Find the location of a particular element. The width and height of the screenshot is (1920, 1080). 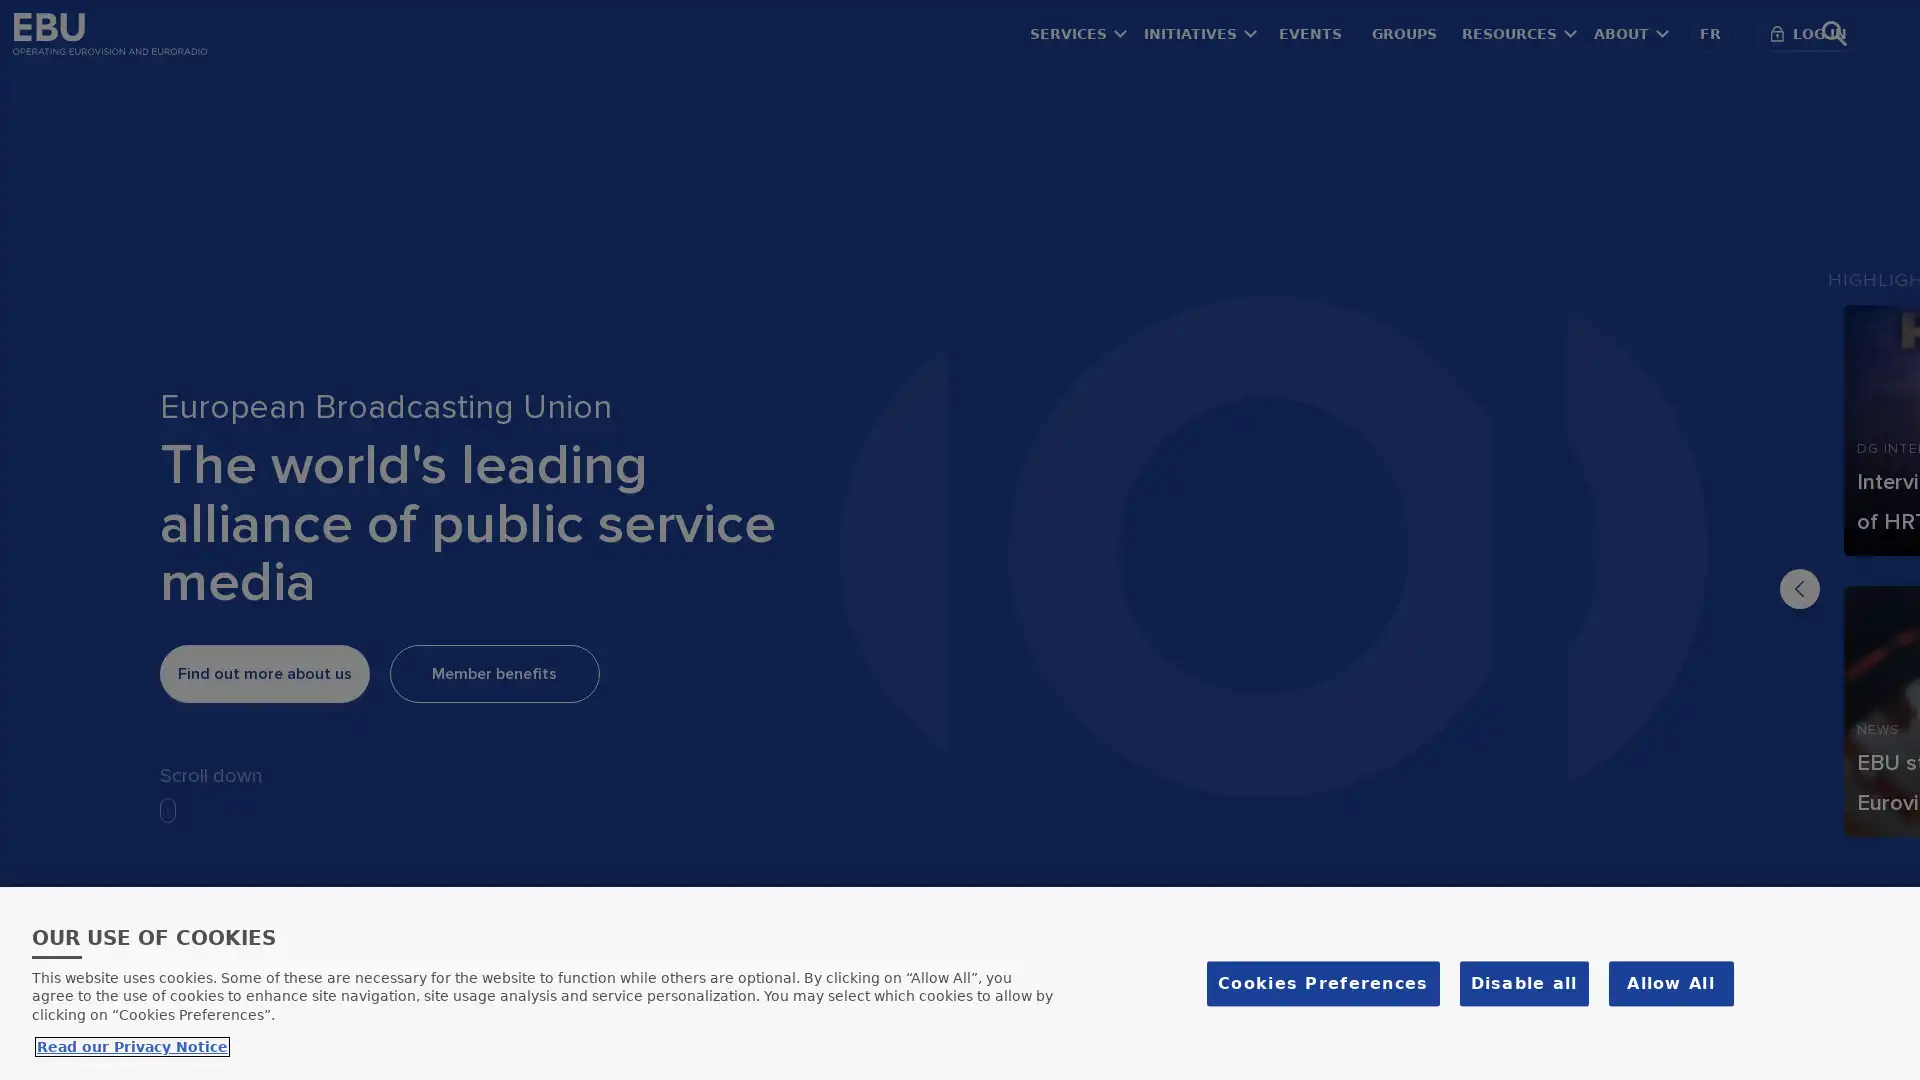

Allow All is located at coordinates (1670, 982).